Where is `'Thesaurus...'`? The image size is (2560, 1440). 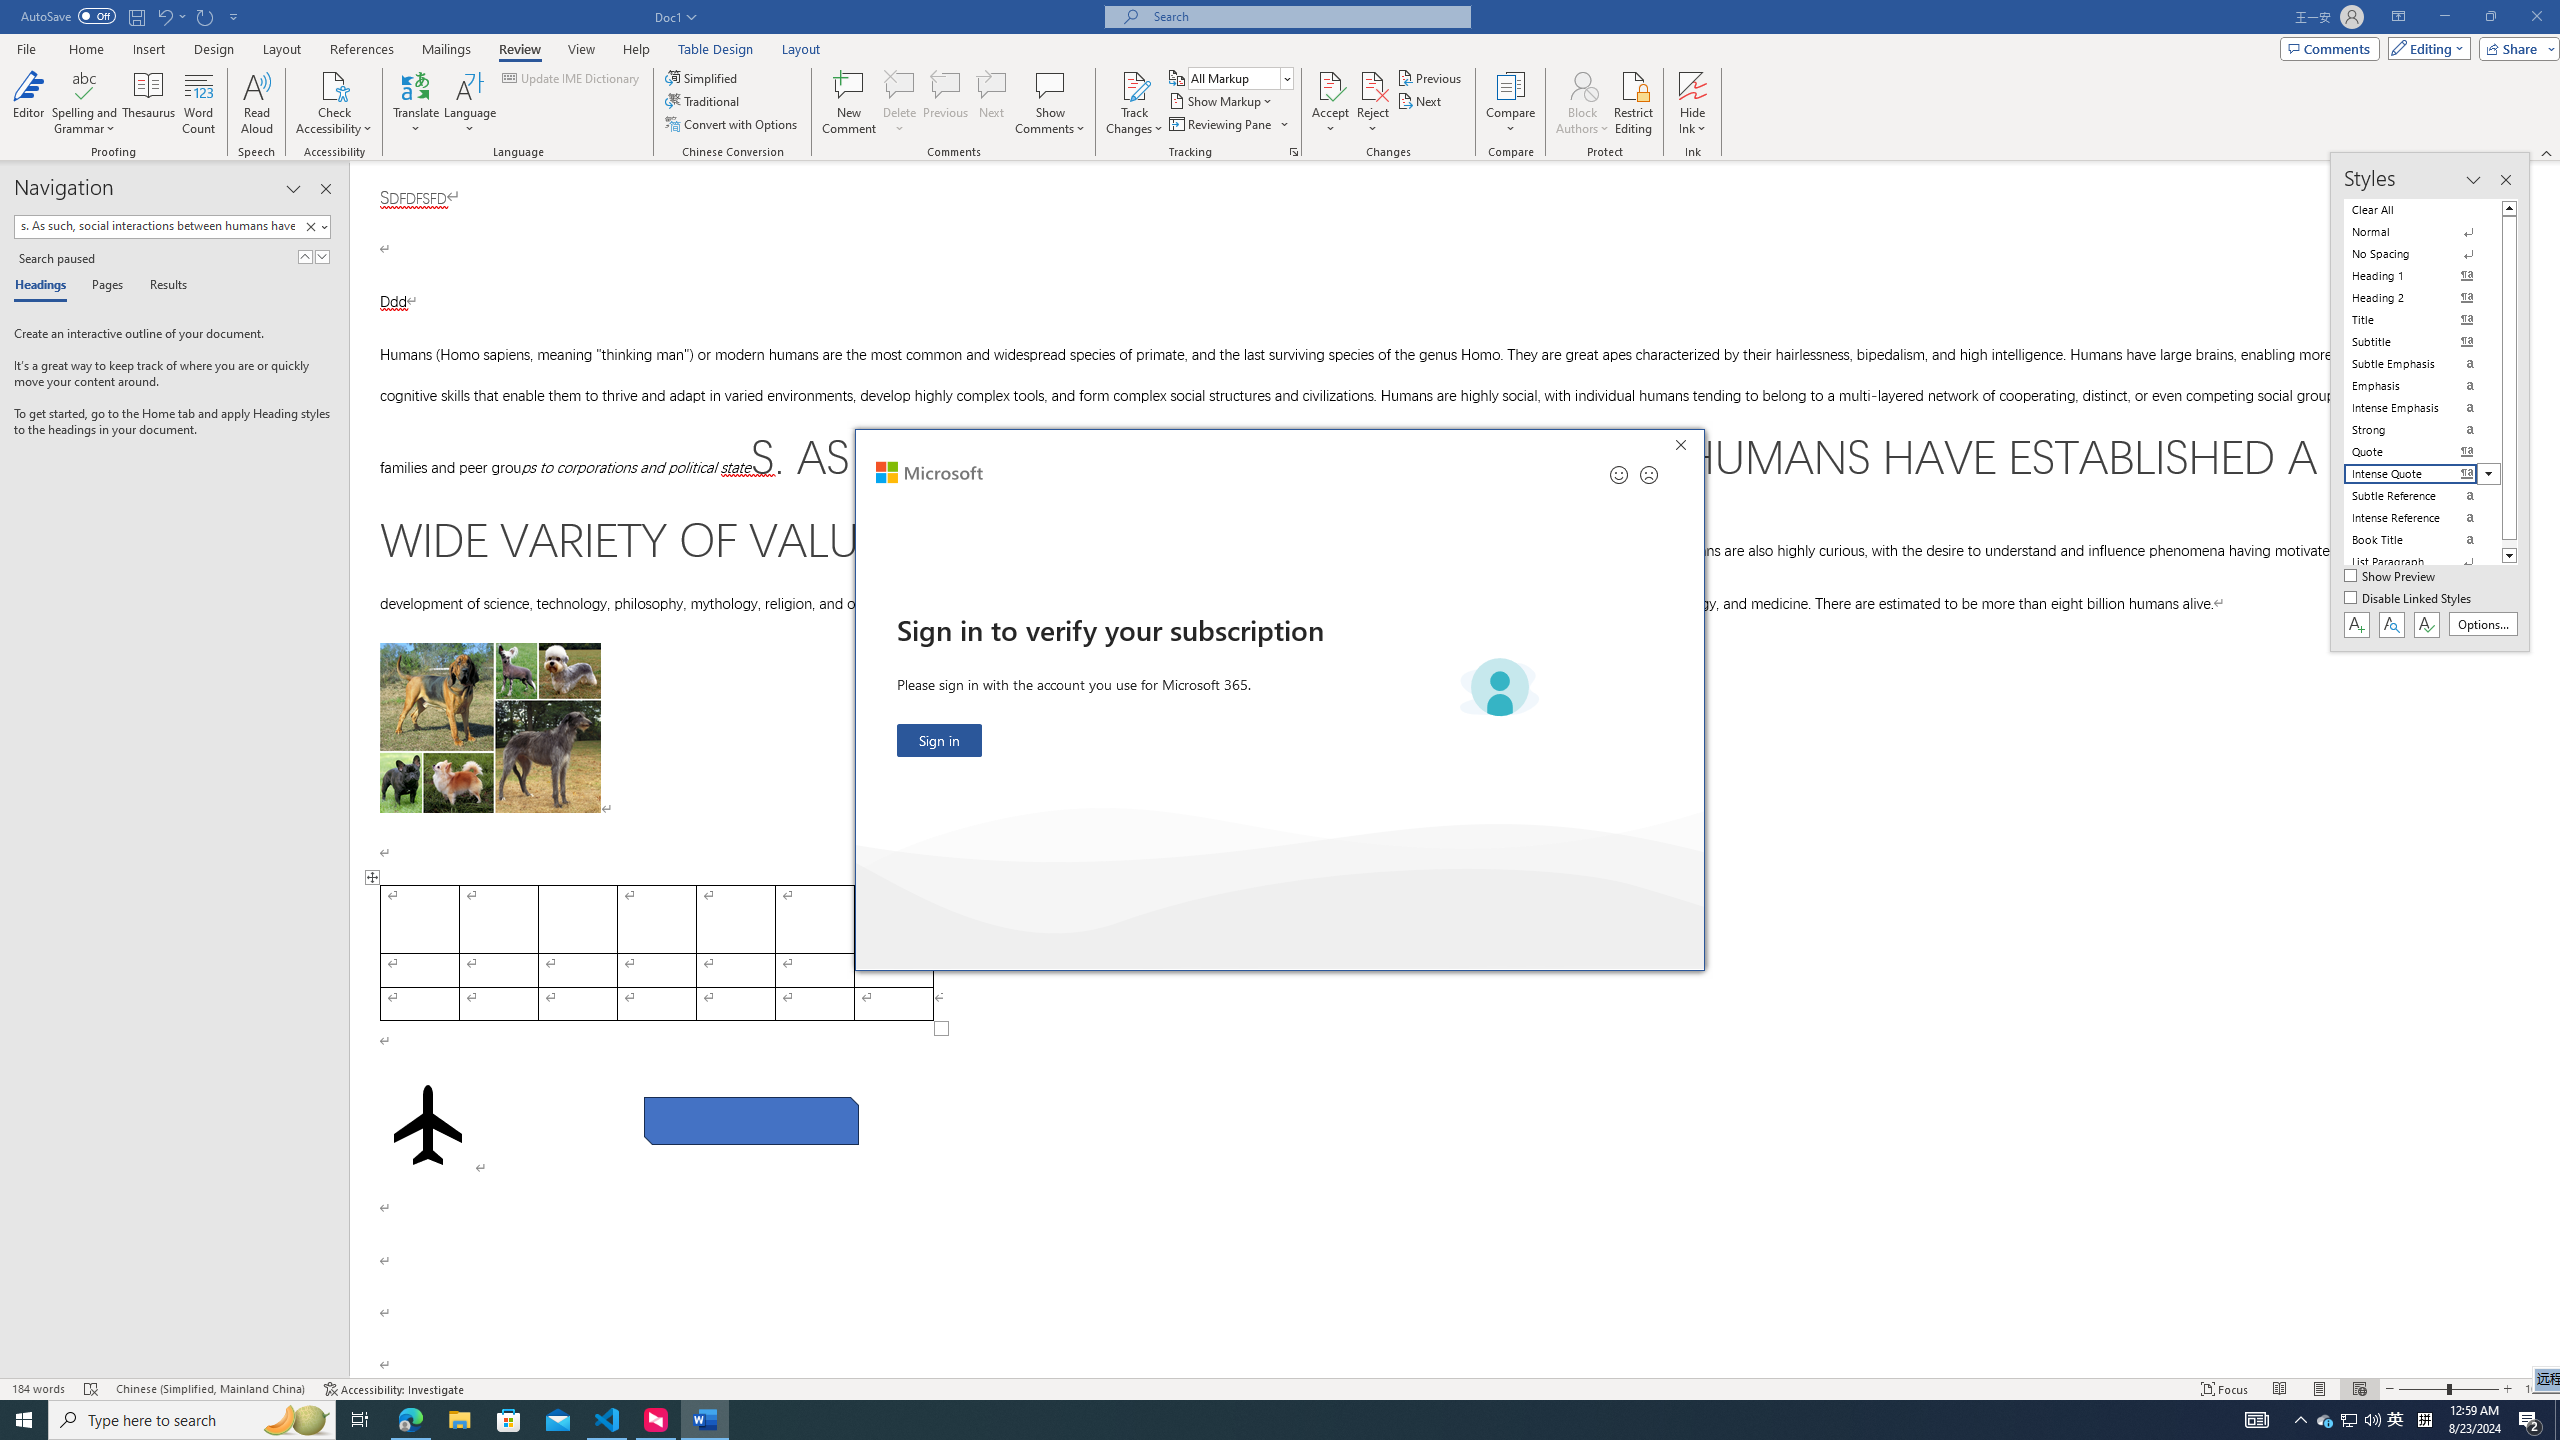
'Thesaurus...' is located at coordinates (148, 103).